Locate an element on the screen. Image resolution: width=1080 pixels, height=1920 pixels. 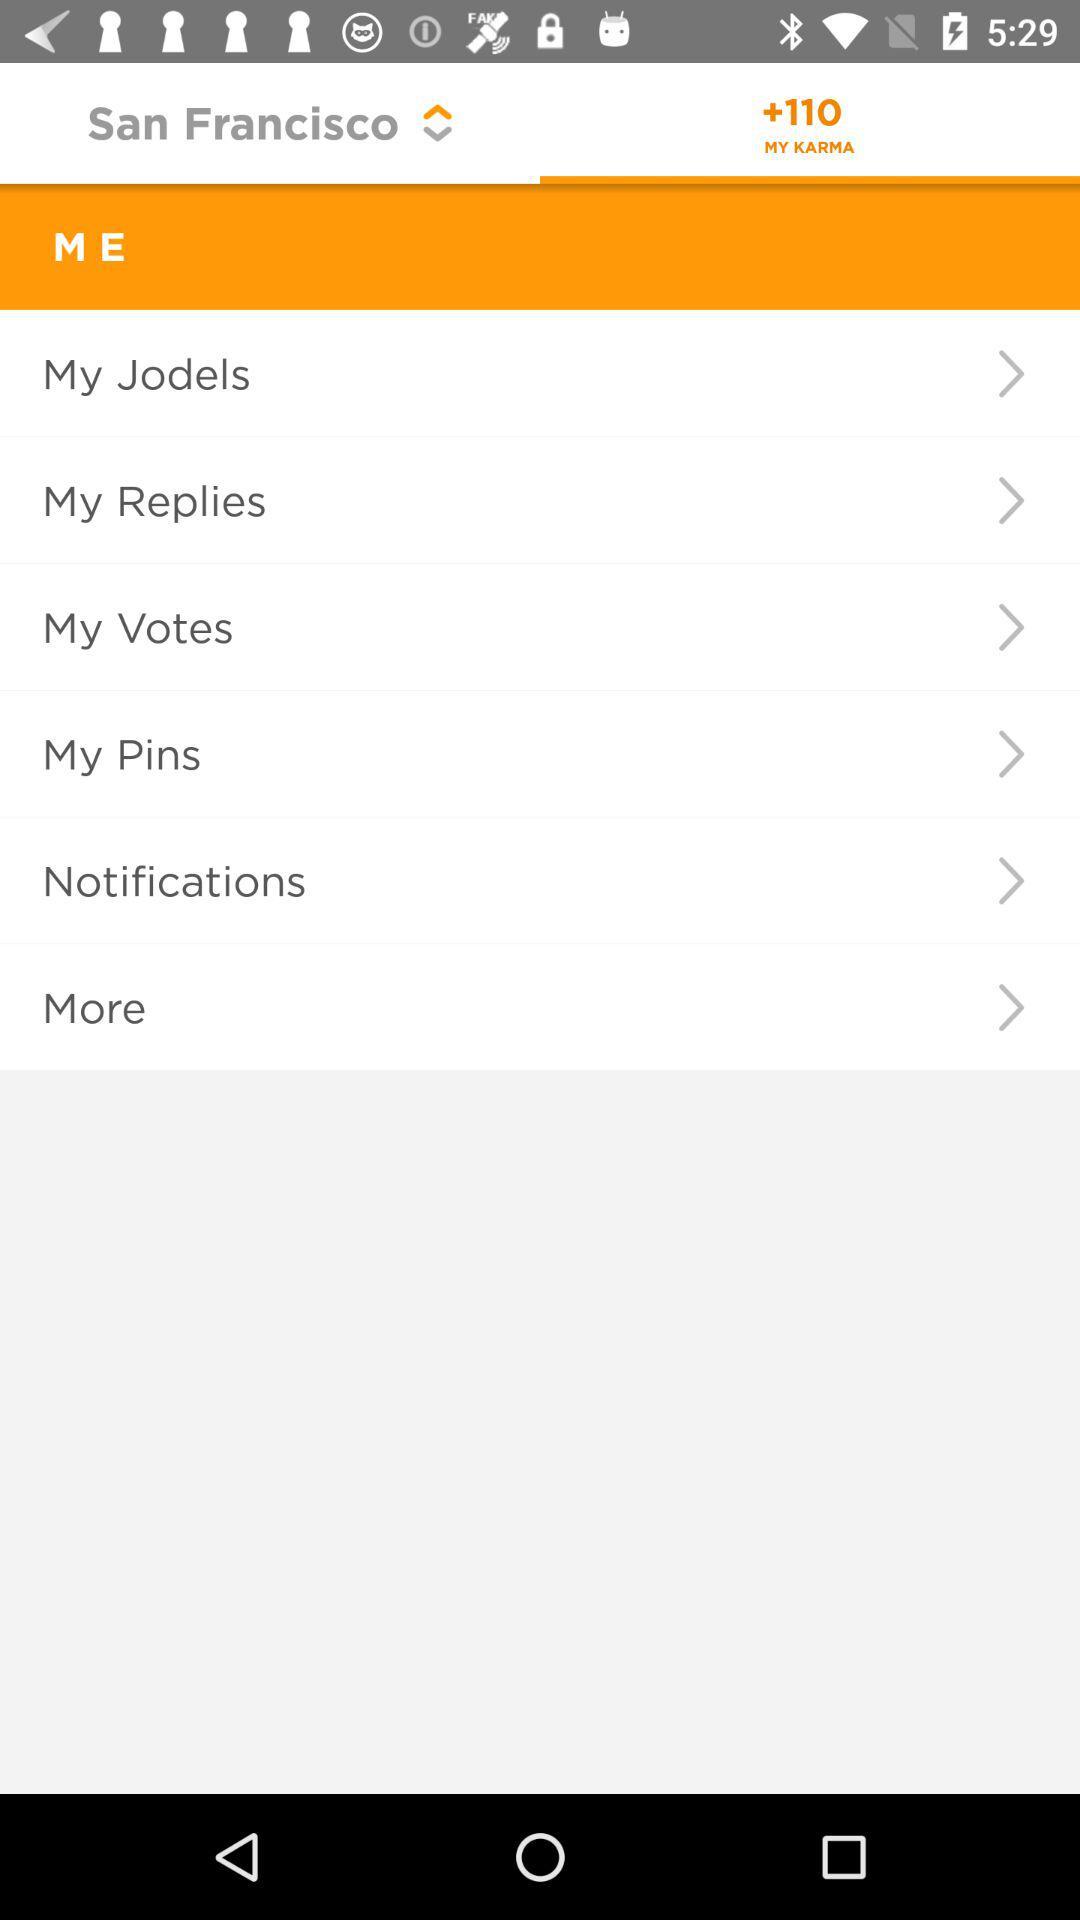
the my votes item is located at coordinates (463, 626).